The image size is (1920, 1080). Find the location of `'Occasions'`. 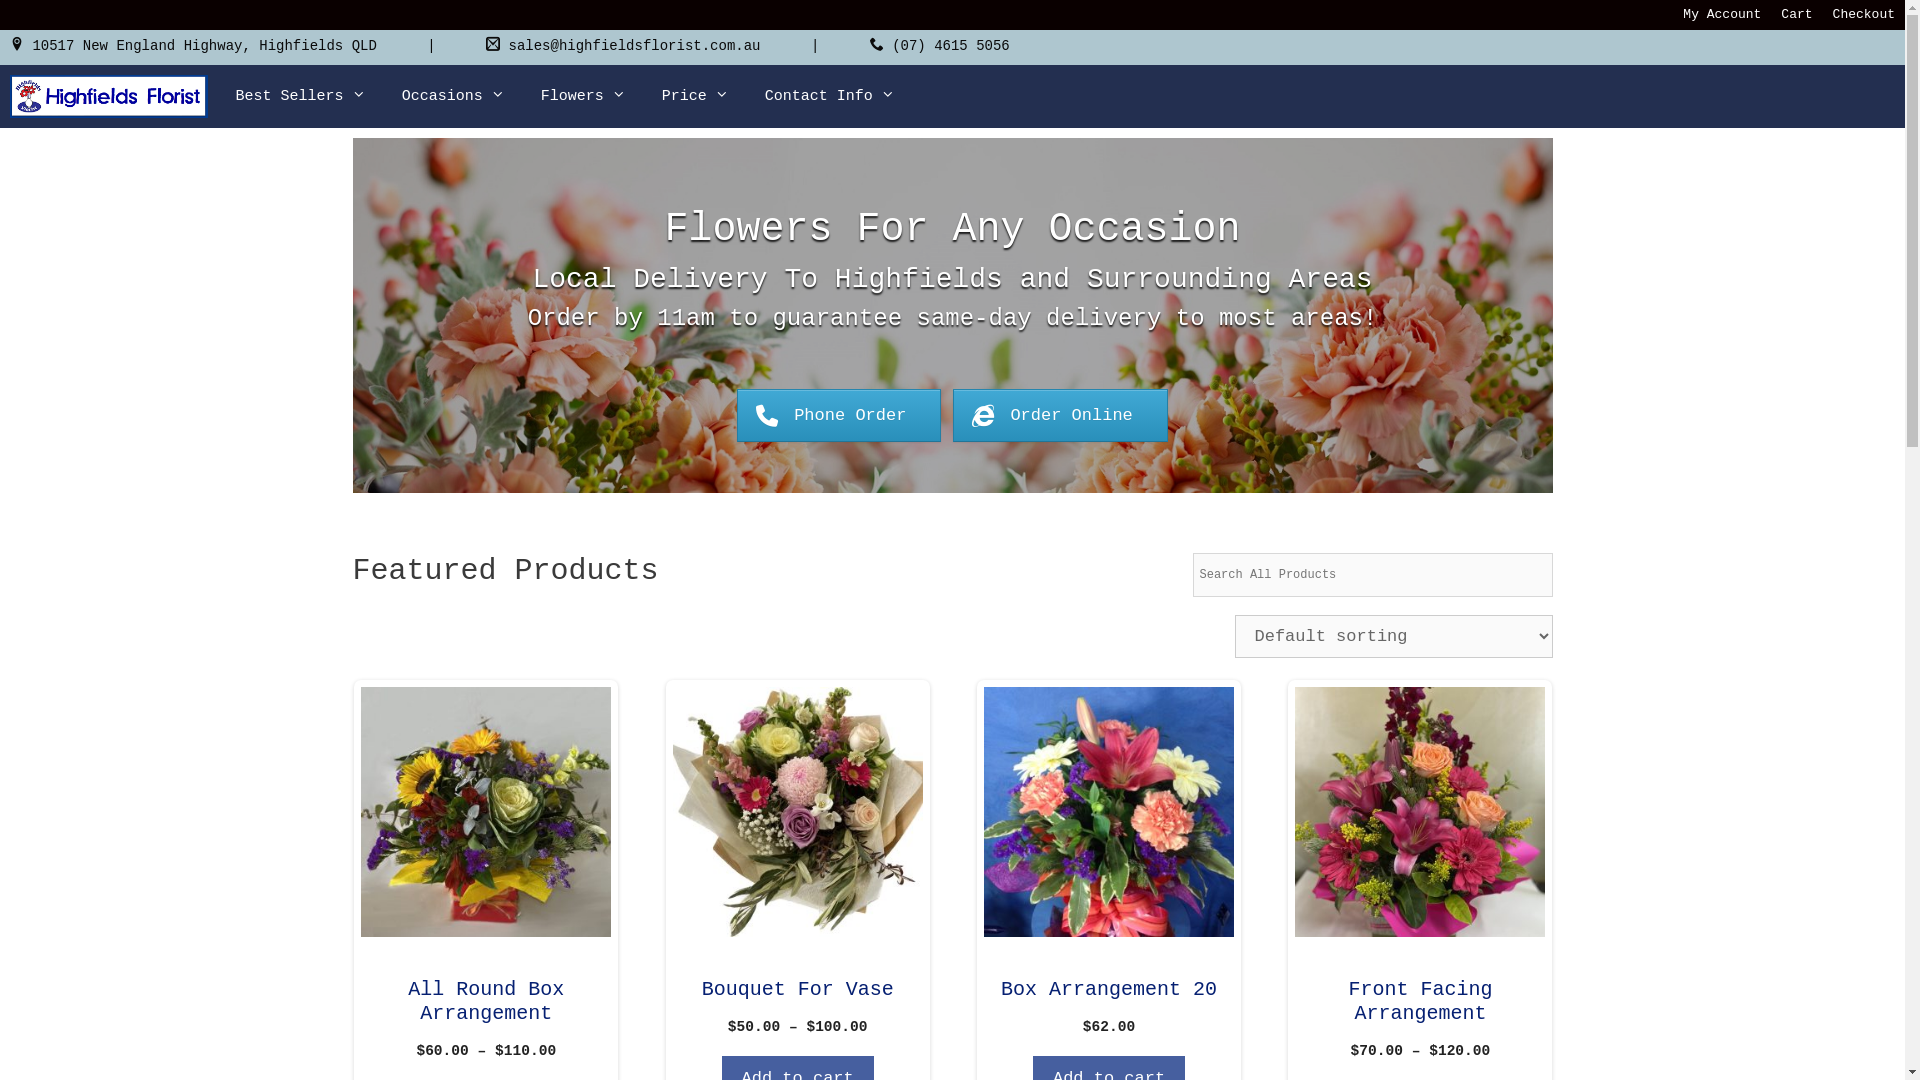

'Occasions' is located at coordinates (384, 95).